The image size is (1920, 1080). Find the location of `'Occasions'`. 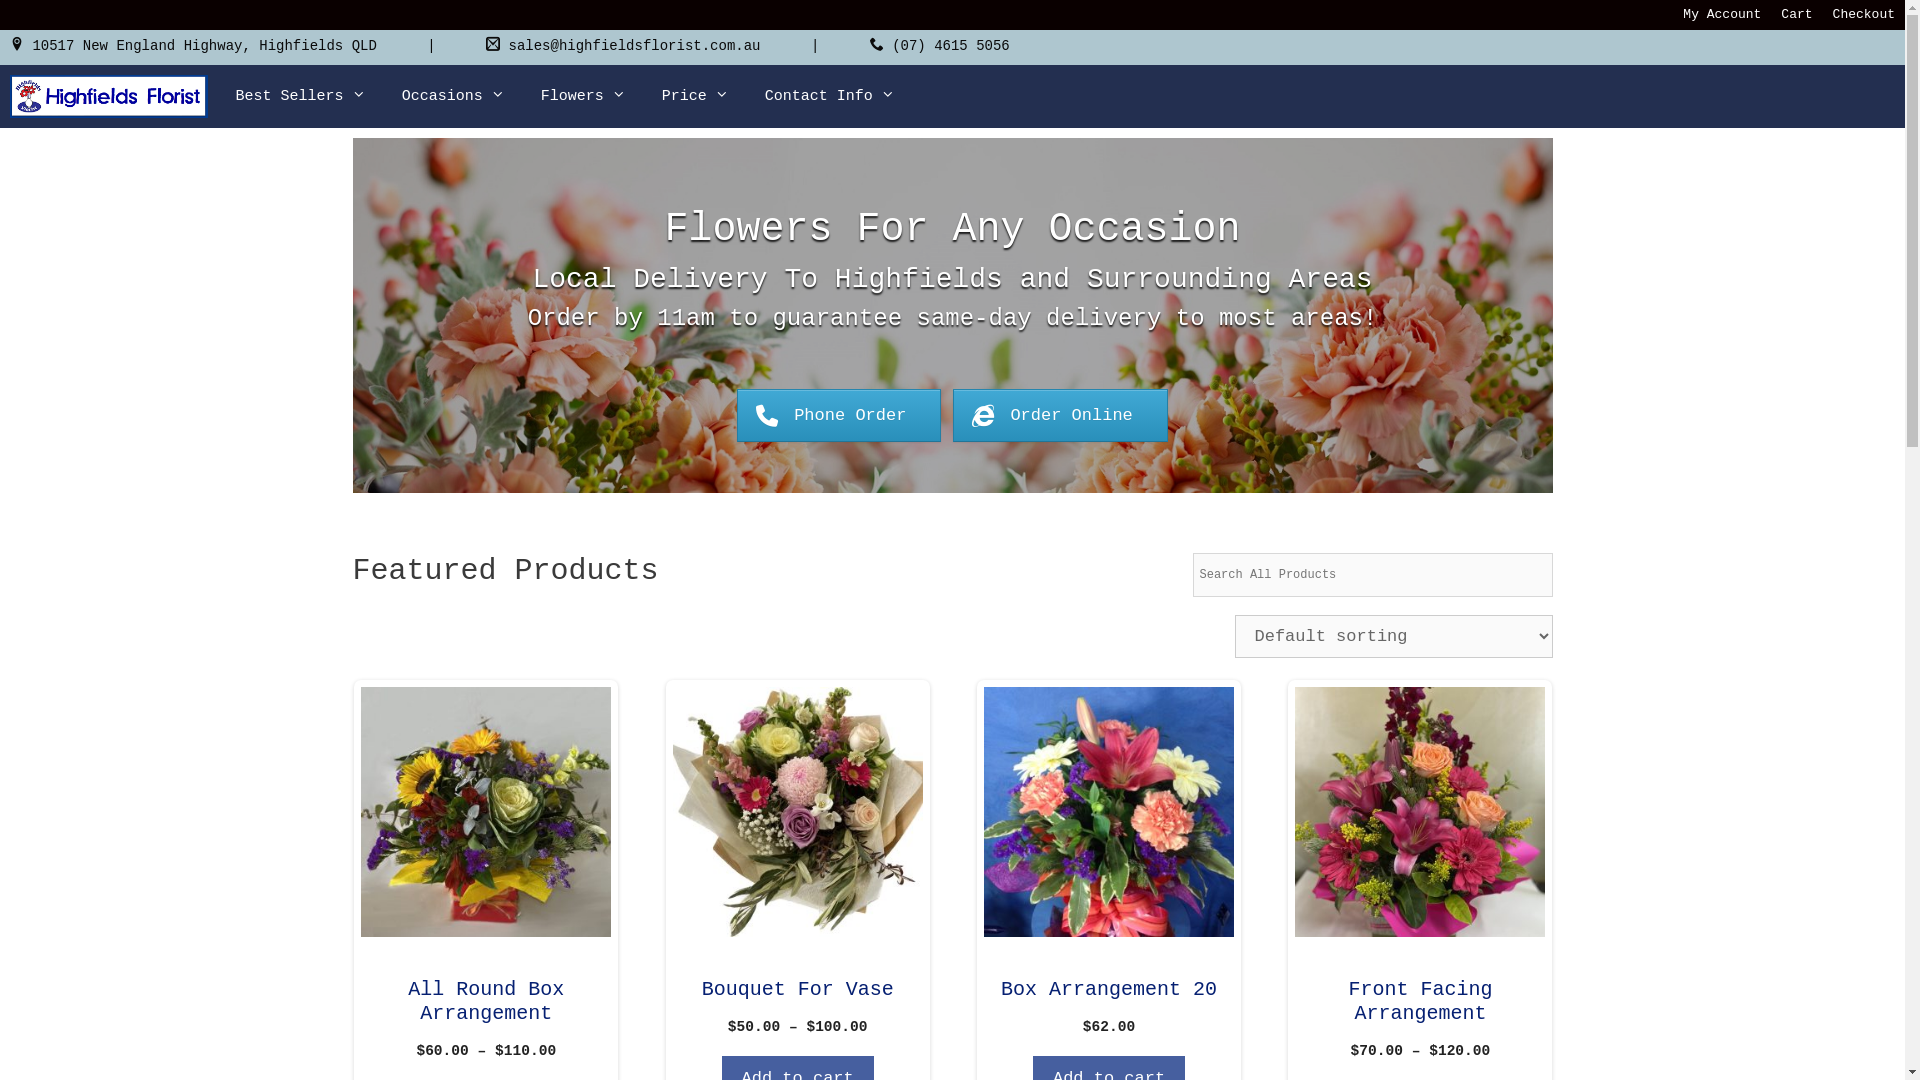

'Occasions' is located at coordinates (384, 95).